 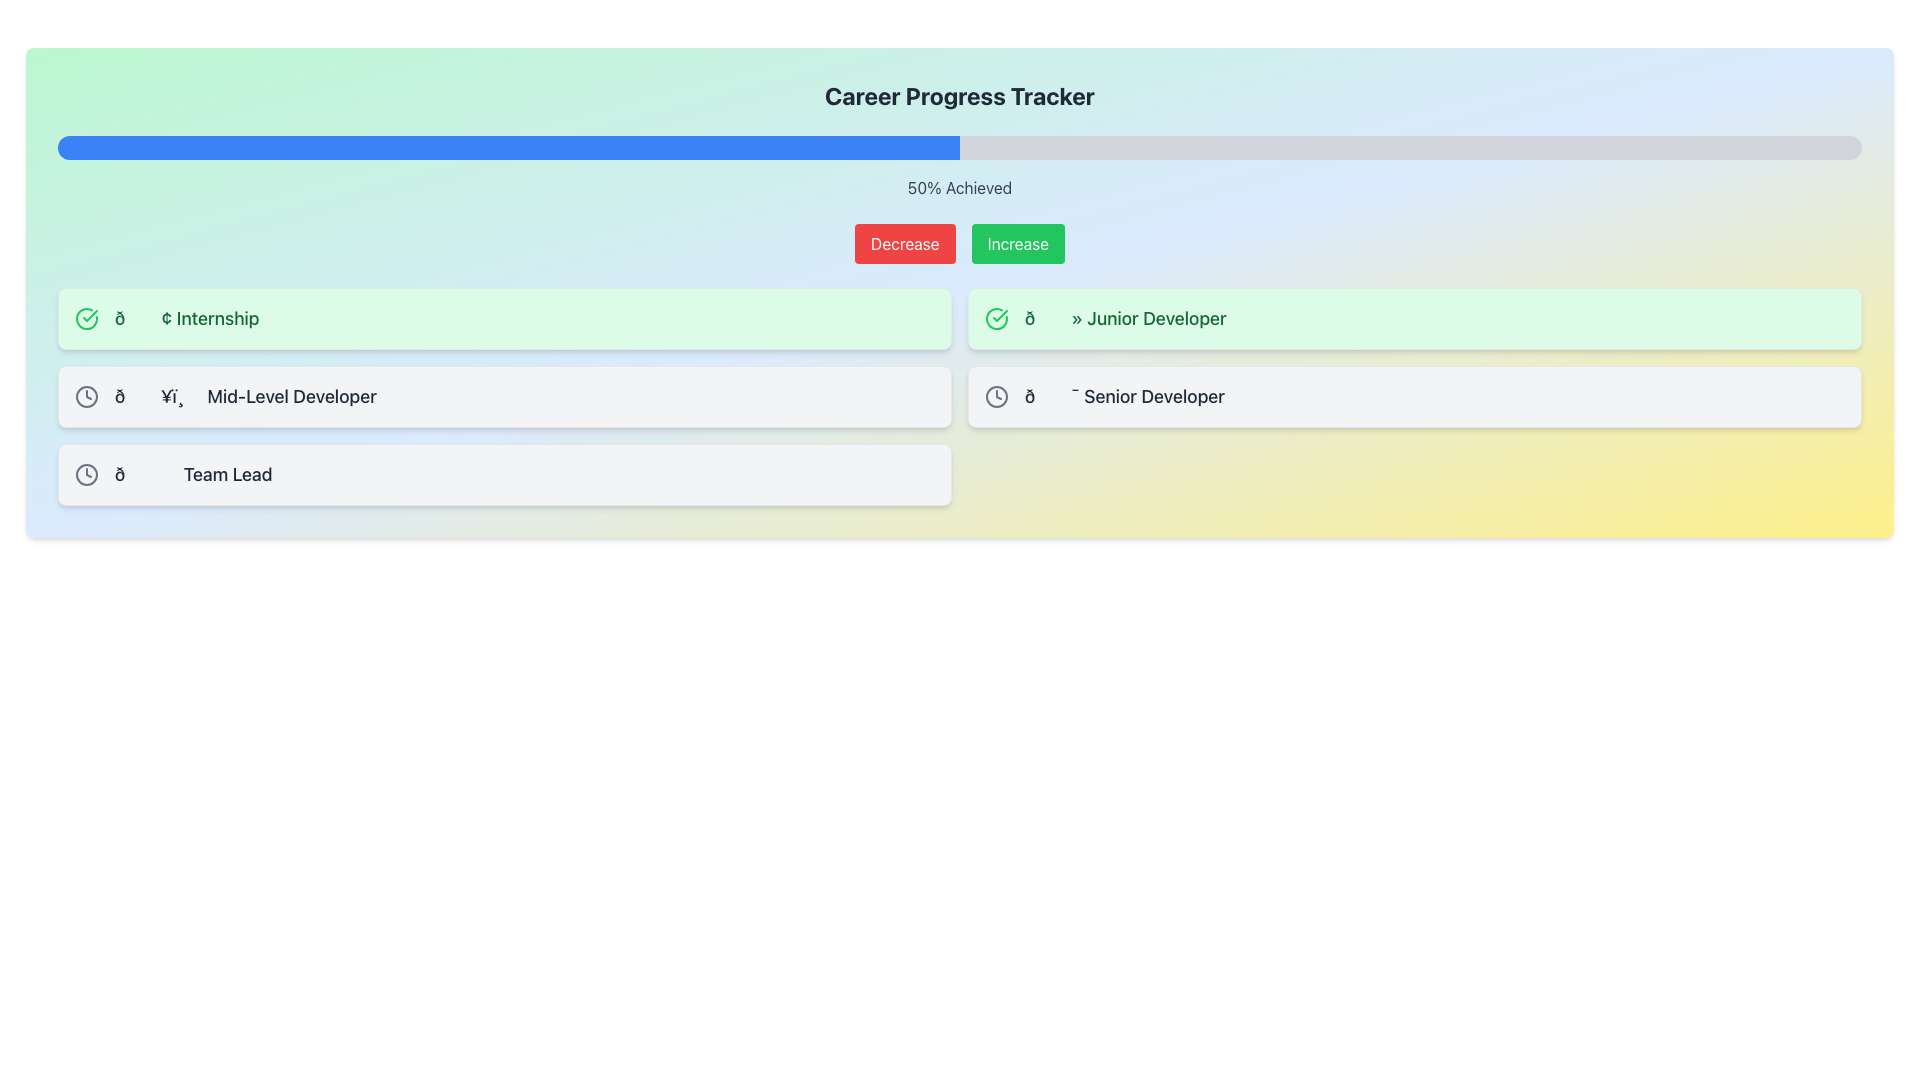 What do you see at coordinates (85, 318) in the screenshot?
I see `the green circular icon with a checkmark that signifies a completed status, located next to the 'Internship' text` at bounding box center [85, 318].